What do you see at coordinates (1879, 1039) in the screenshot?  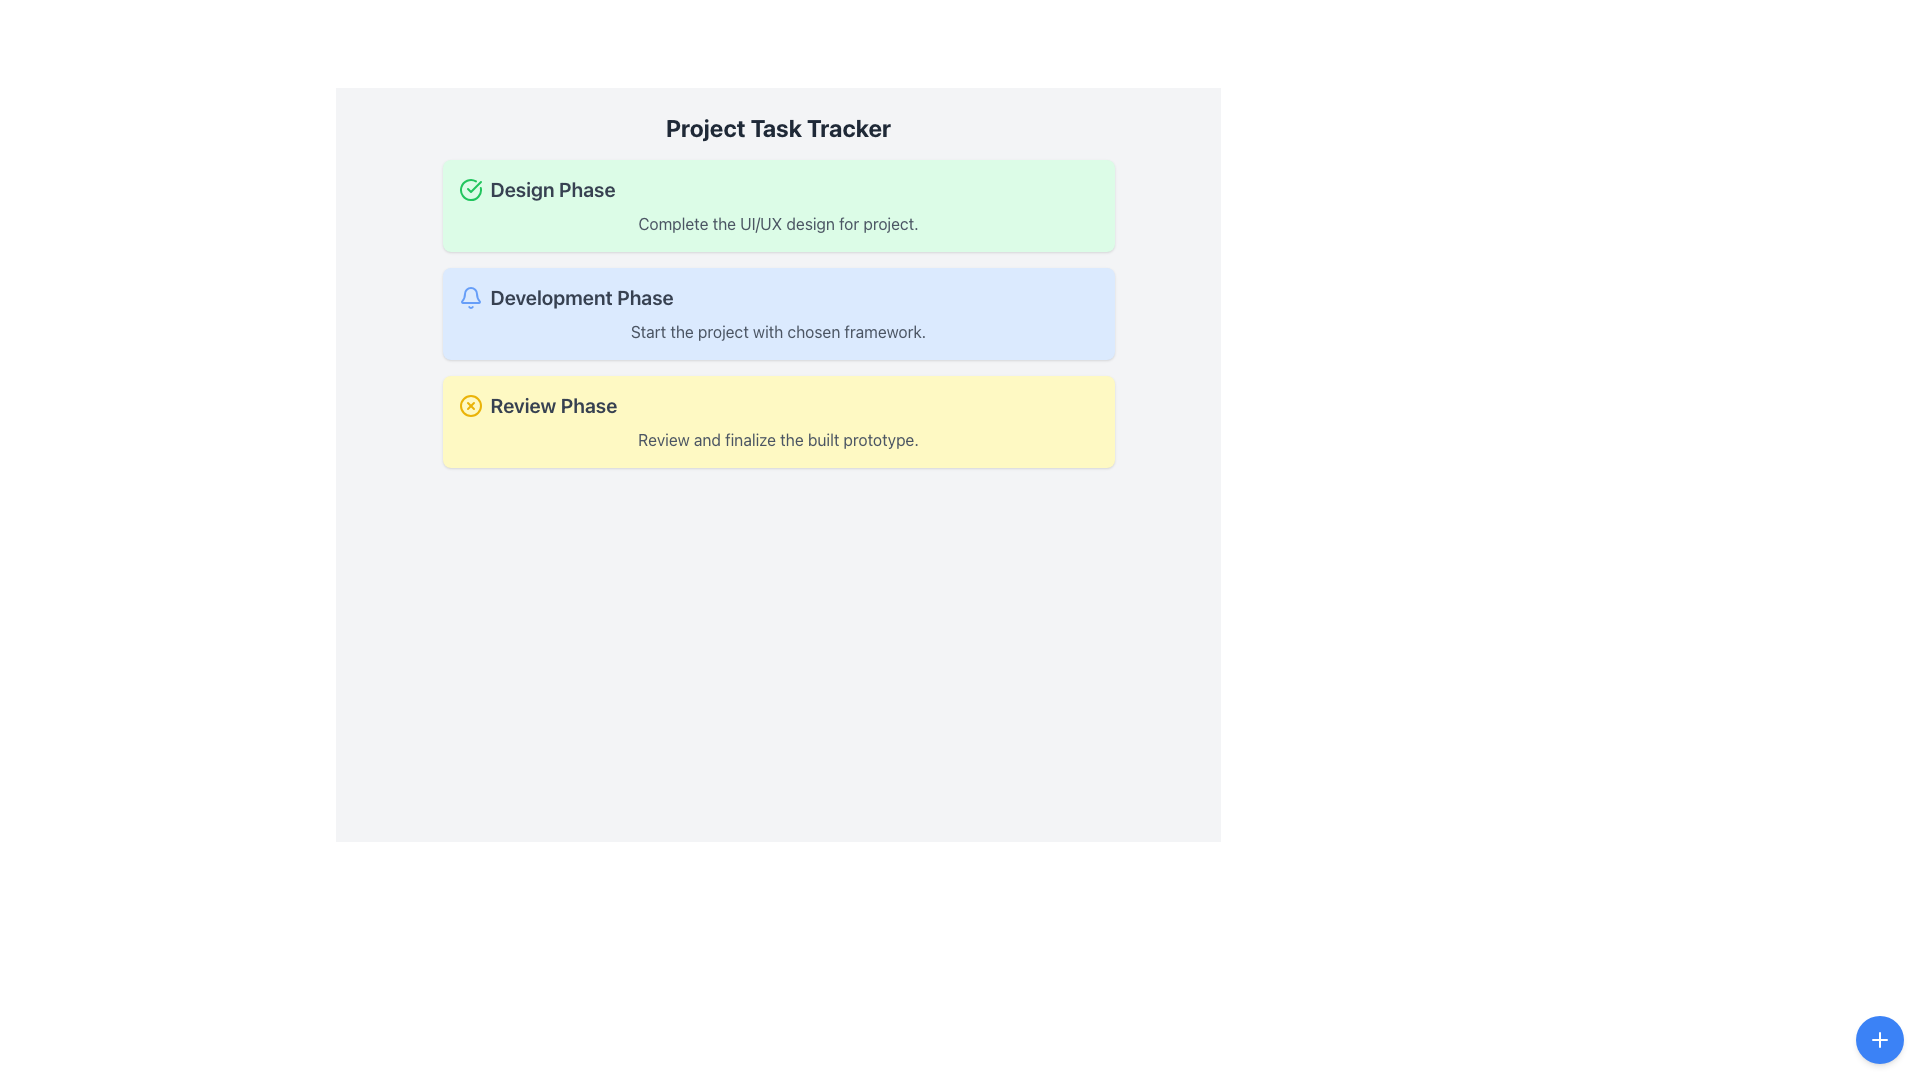 I see `the blue circular button with a white plus sign (+) icon located in the bottom-right corner of the interface` at bounding box center [1879, 1039].